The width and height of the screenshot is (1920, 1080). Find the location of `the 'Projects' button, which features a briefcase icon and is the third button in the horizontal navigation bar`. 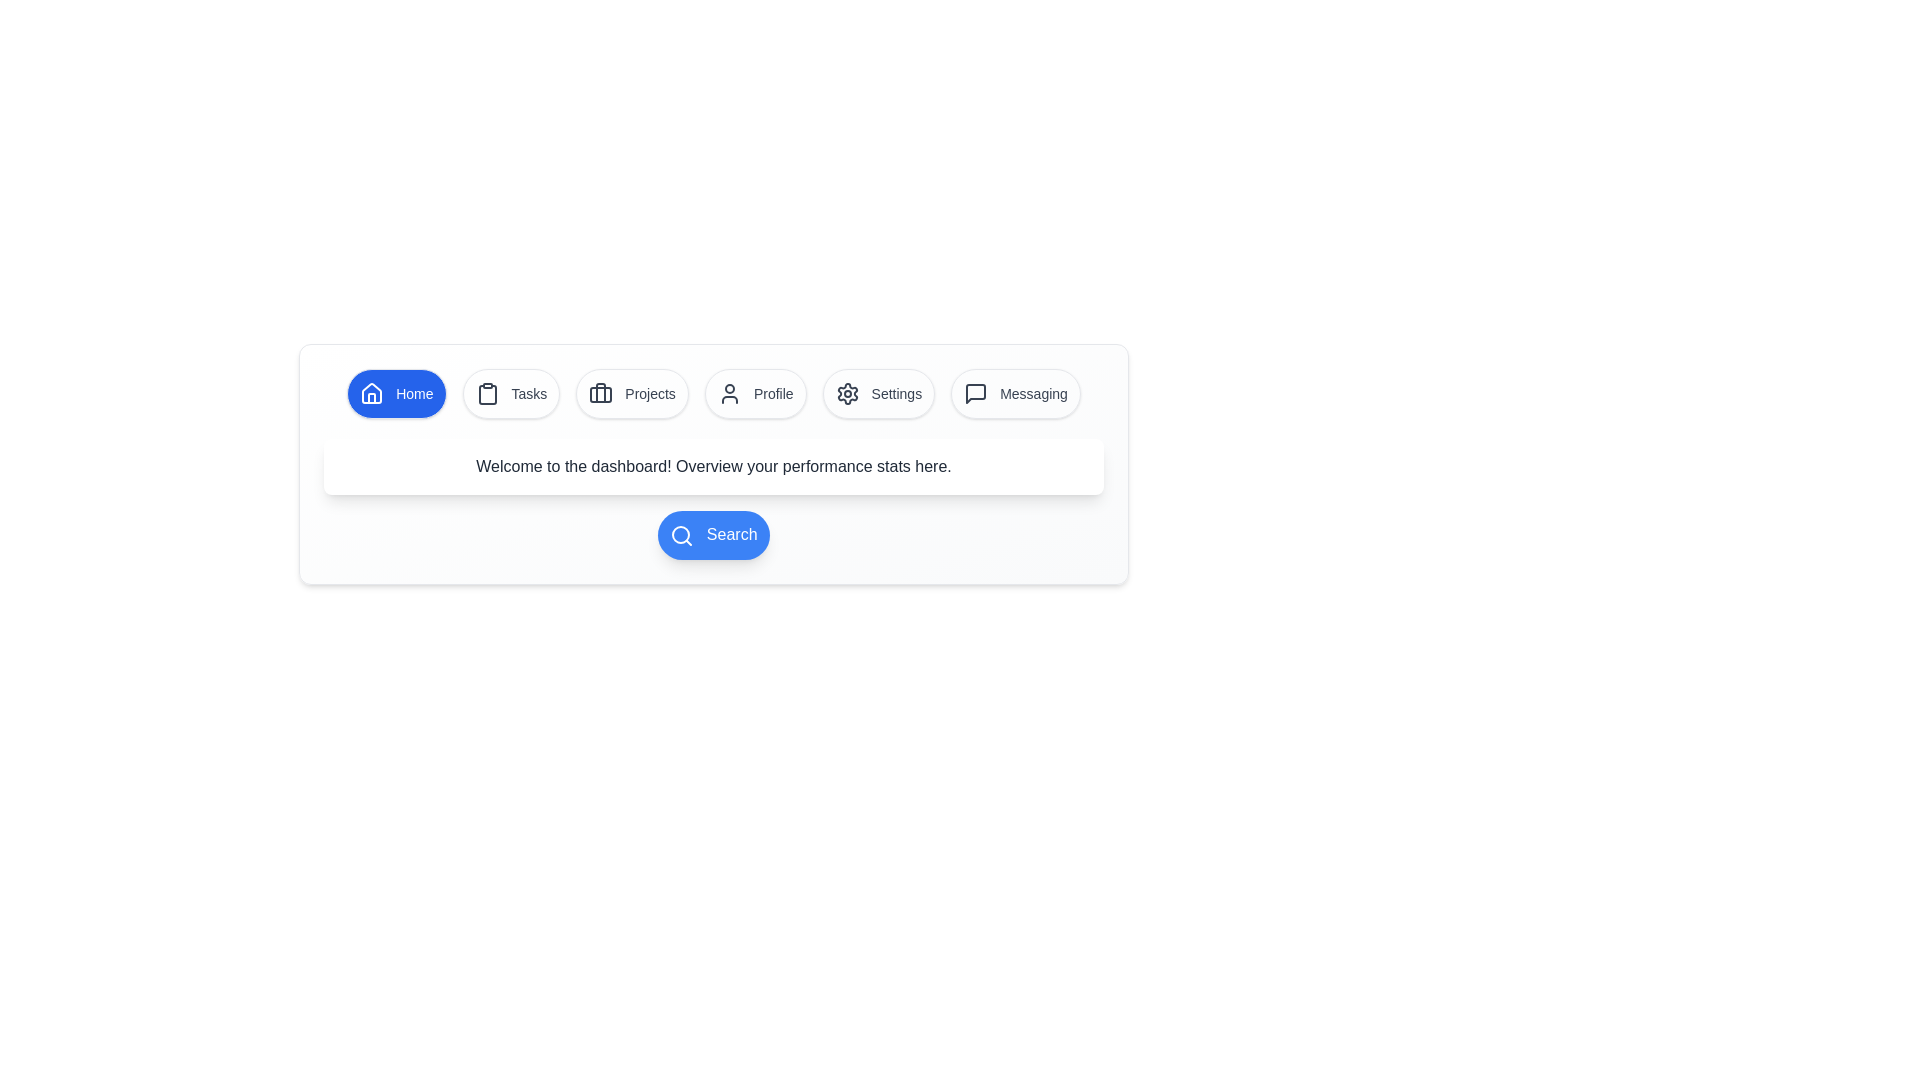

the 'Projects' button, which features a briefcase icon and is the third button in the horizontal navigation bar is located at coordinates (631, 393).